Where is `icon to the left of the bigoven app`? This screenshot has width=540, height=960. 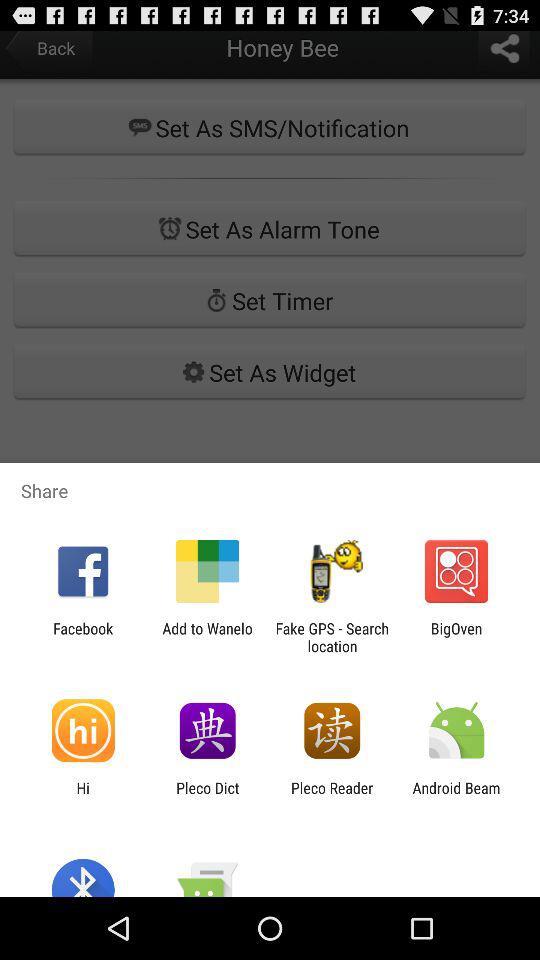
icon to the left of the bigoven app is located at coordinates (332, 636).